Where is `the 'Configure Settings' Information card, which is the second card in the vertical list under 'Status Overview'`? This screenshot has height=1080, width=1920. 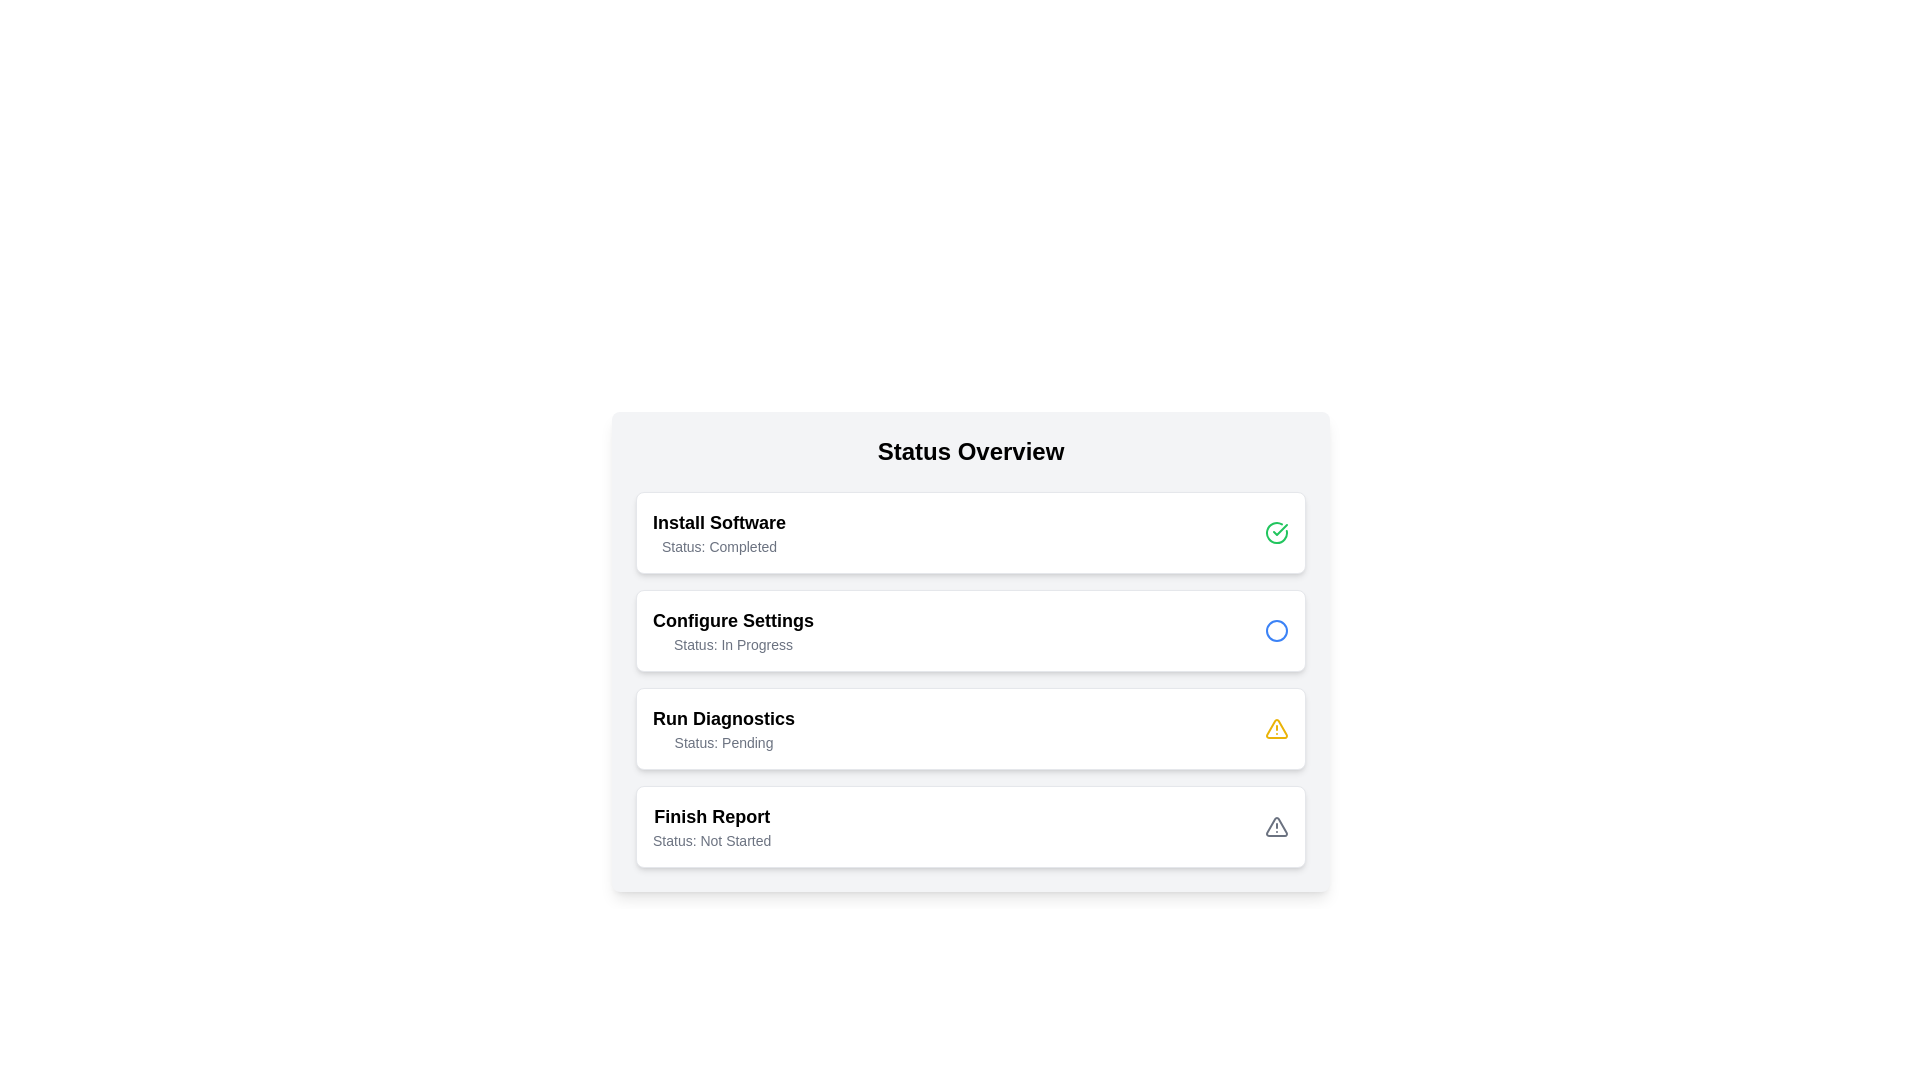
the 'Configure Settings' Information card, which is the second card in the vertical list under 'Status Overview' is located at coordinates (970, 648).